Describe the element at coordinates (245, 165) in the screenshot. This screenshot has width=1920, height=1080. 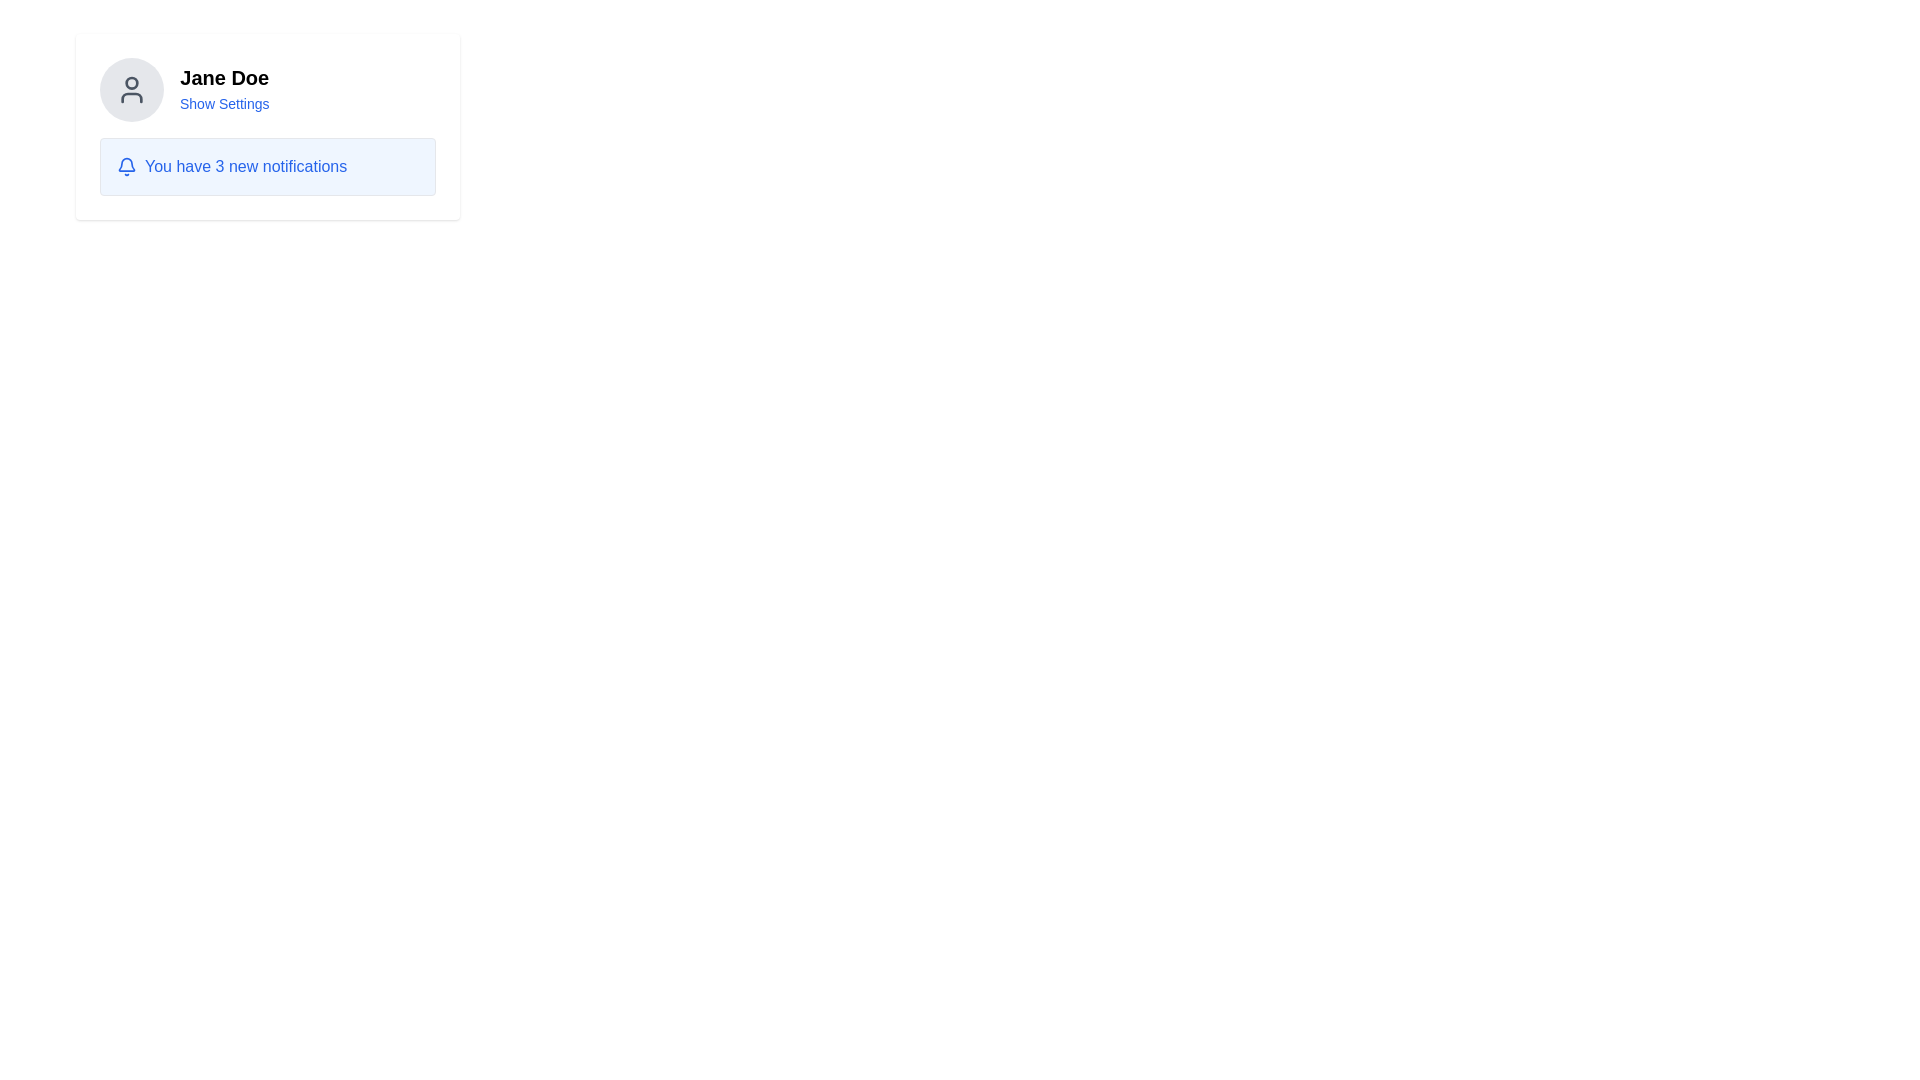
I see `the Text Label that informs users about the number of unread notifications, located to the right of the bell icon` at that location.